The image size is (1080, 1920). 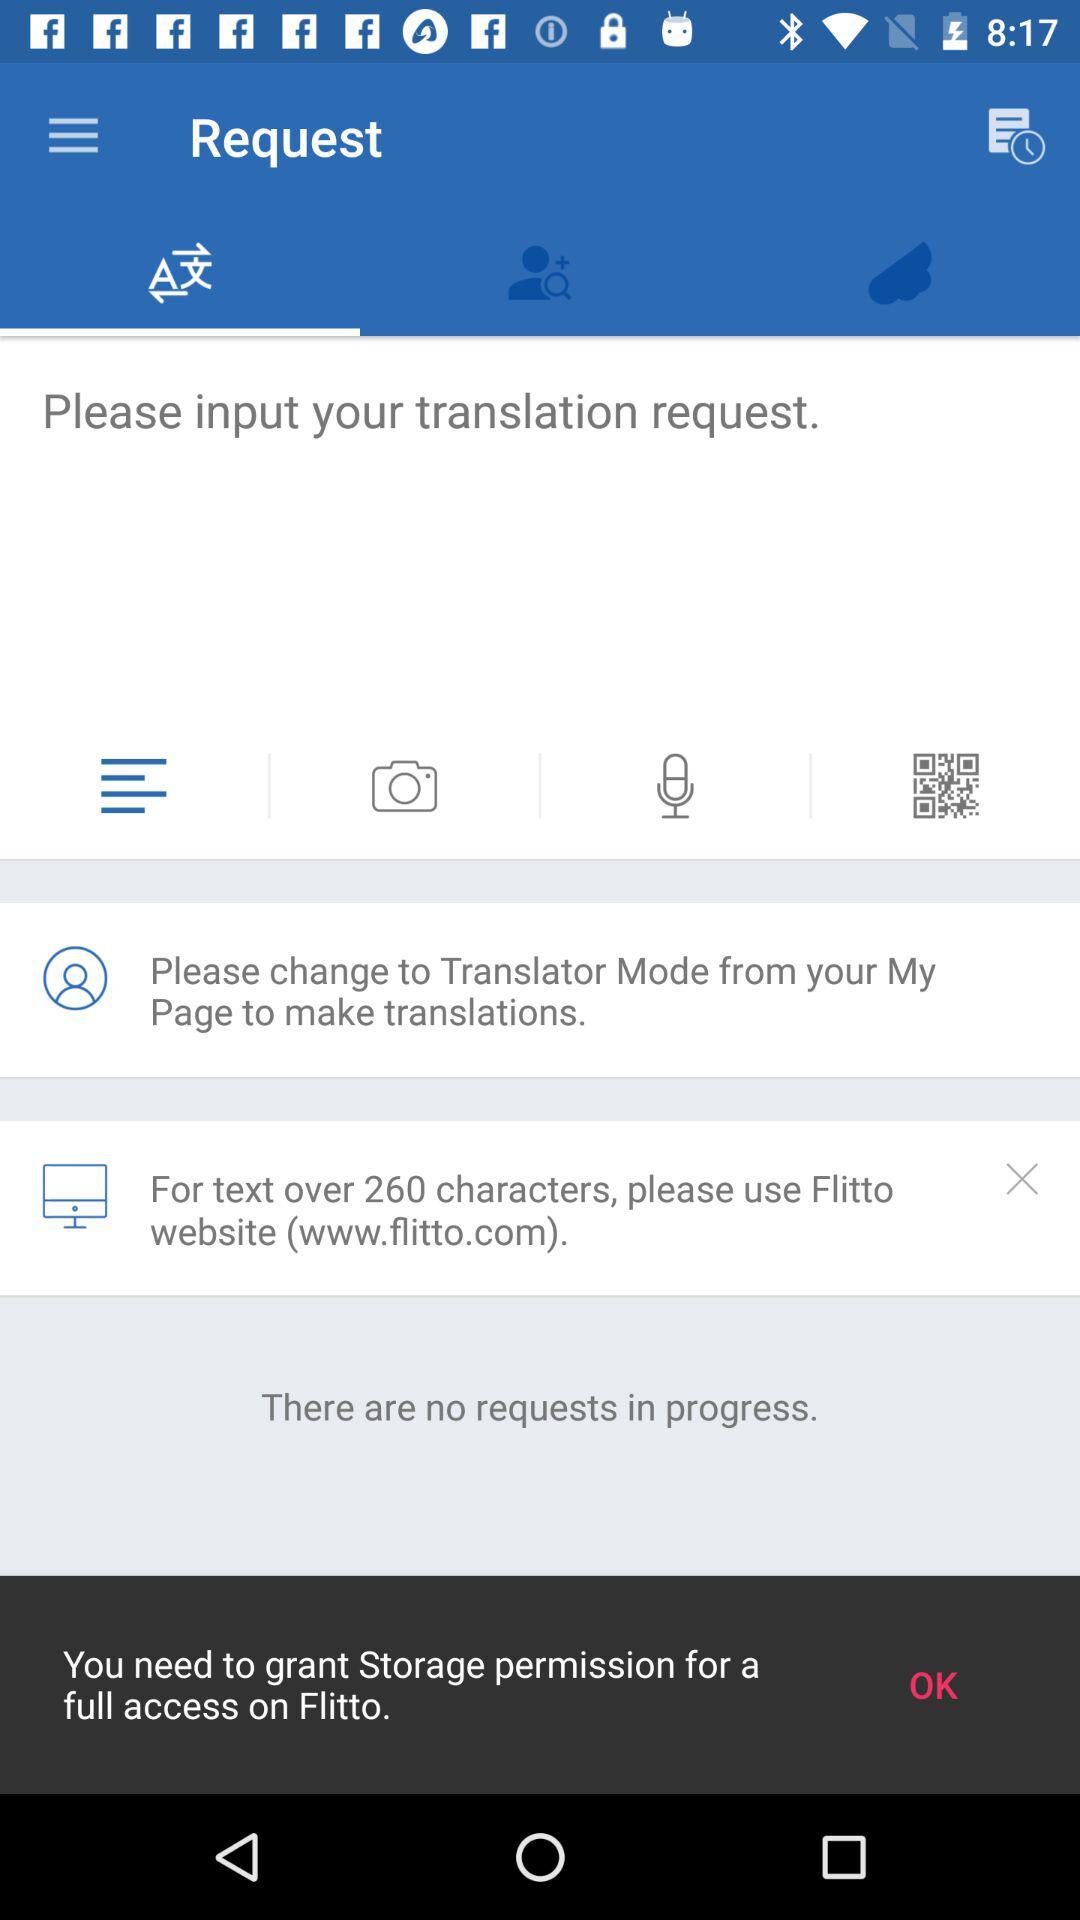 What do you see at coordinates (540, 1405) in the screenshot?
I see `the item above the you need to` at bounding box center [540, 1405].